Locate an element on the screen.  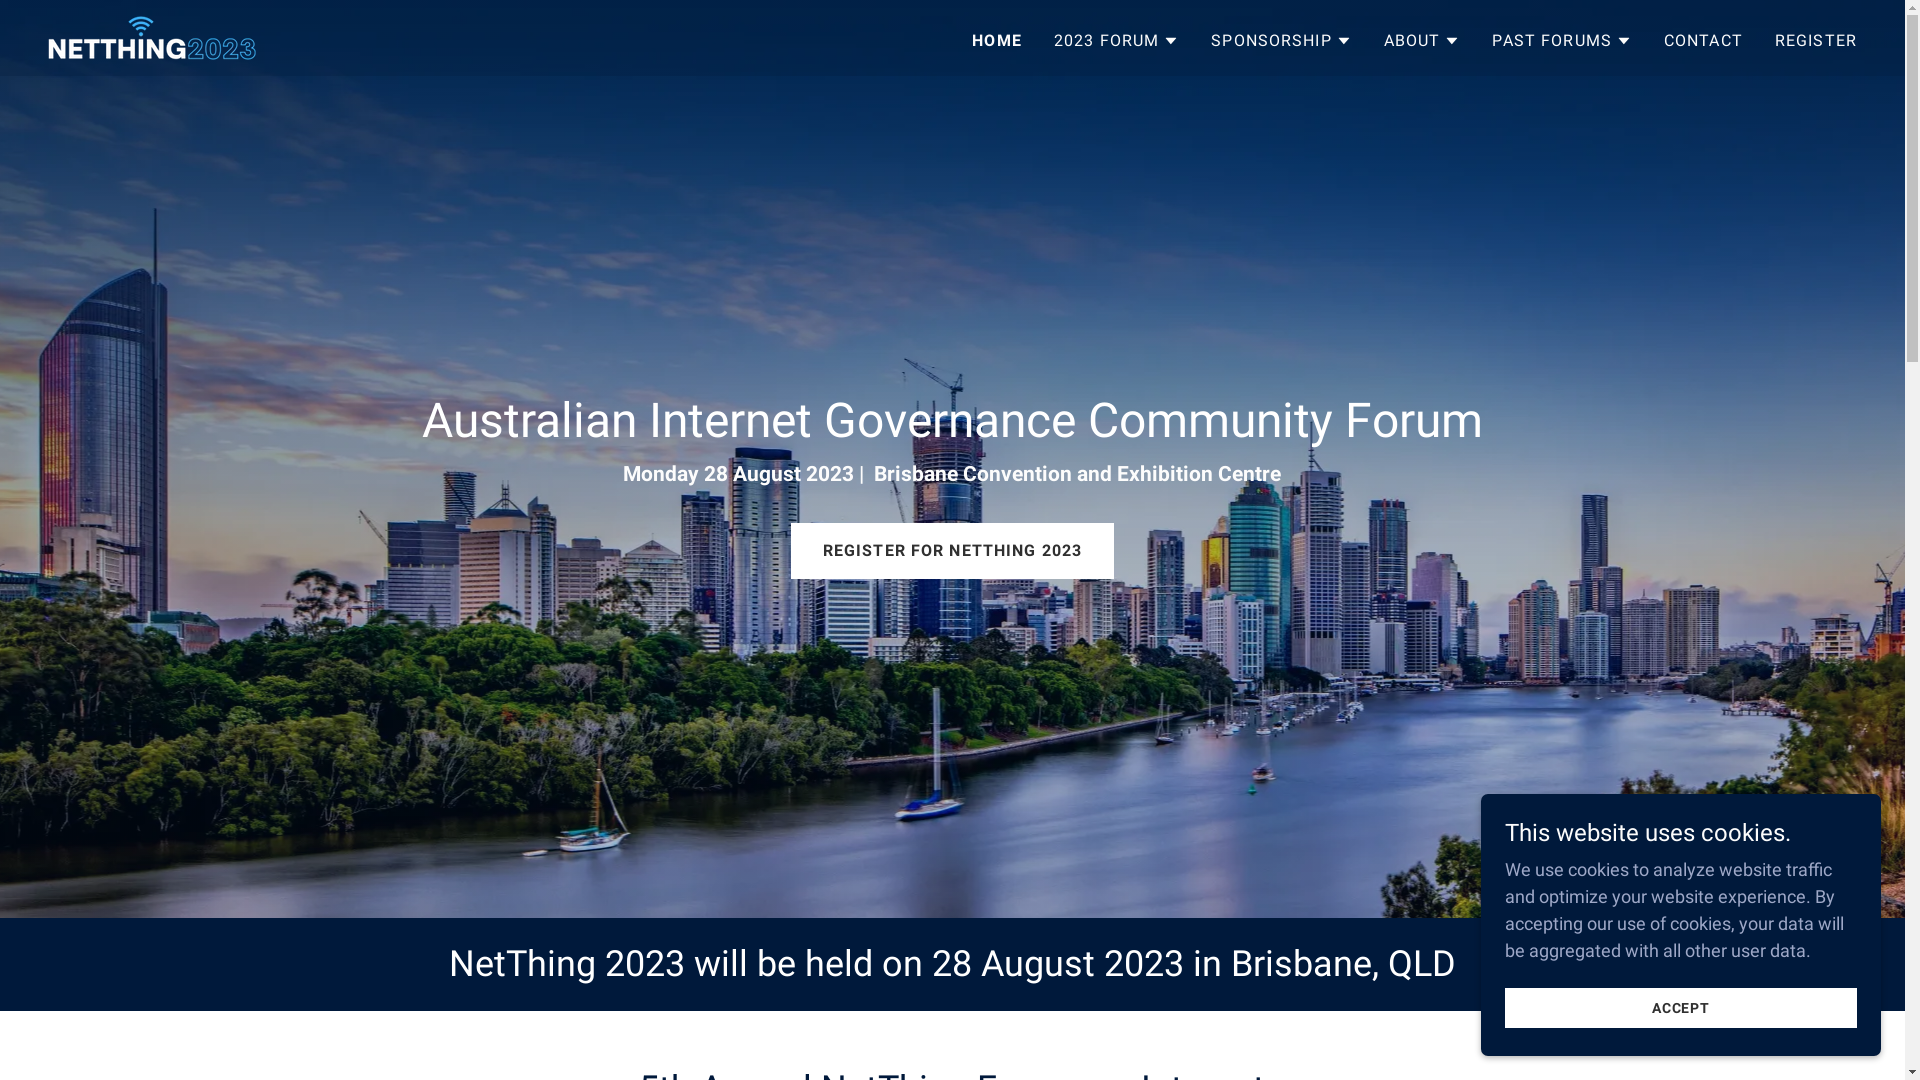
'PAST FORUMS' is located at coordinates (1560, 39).